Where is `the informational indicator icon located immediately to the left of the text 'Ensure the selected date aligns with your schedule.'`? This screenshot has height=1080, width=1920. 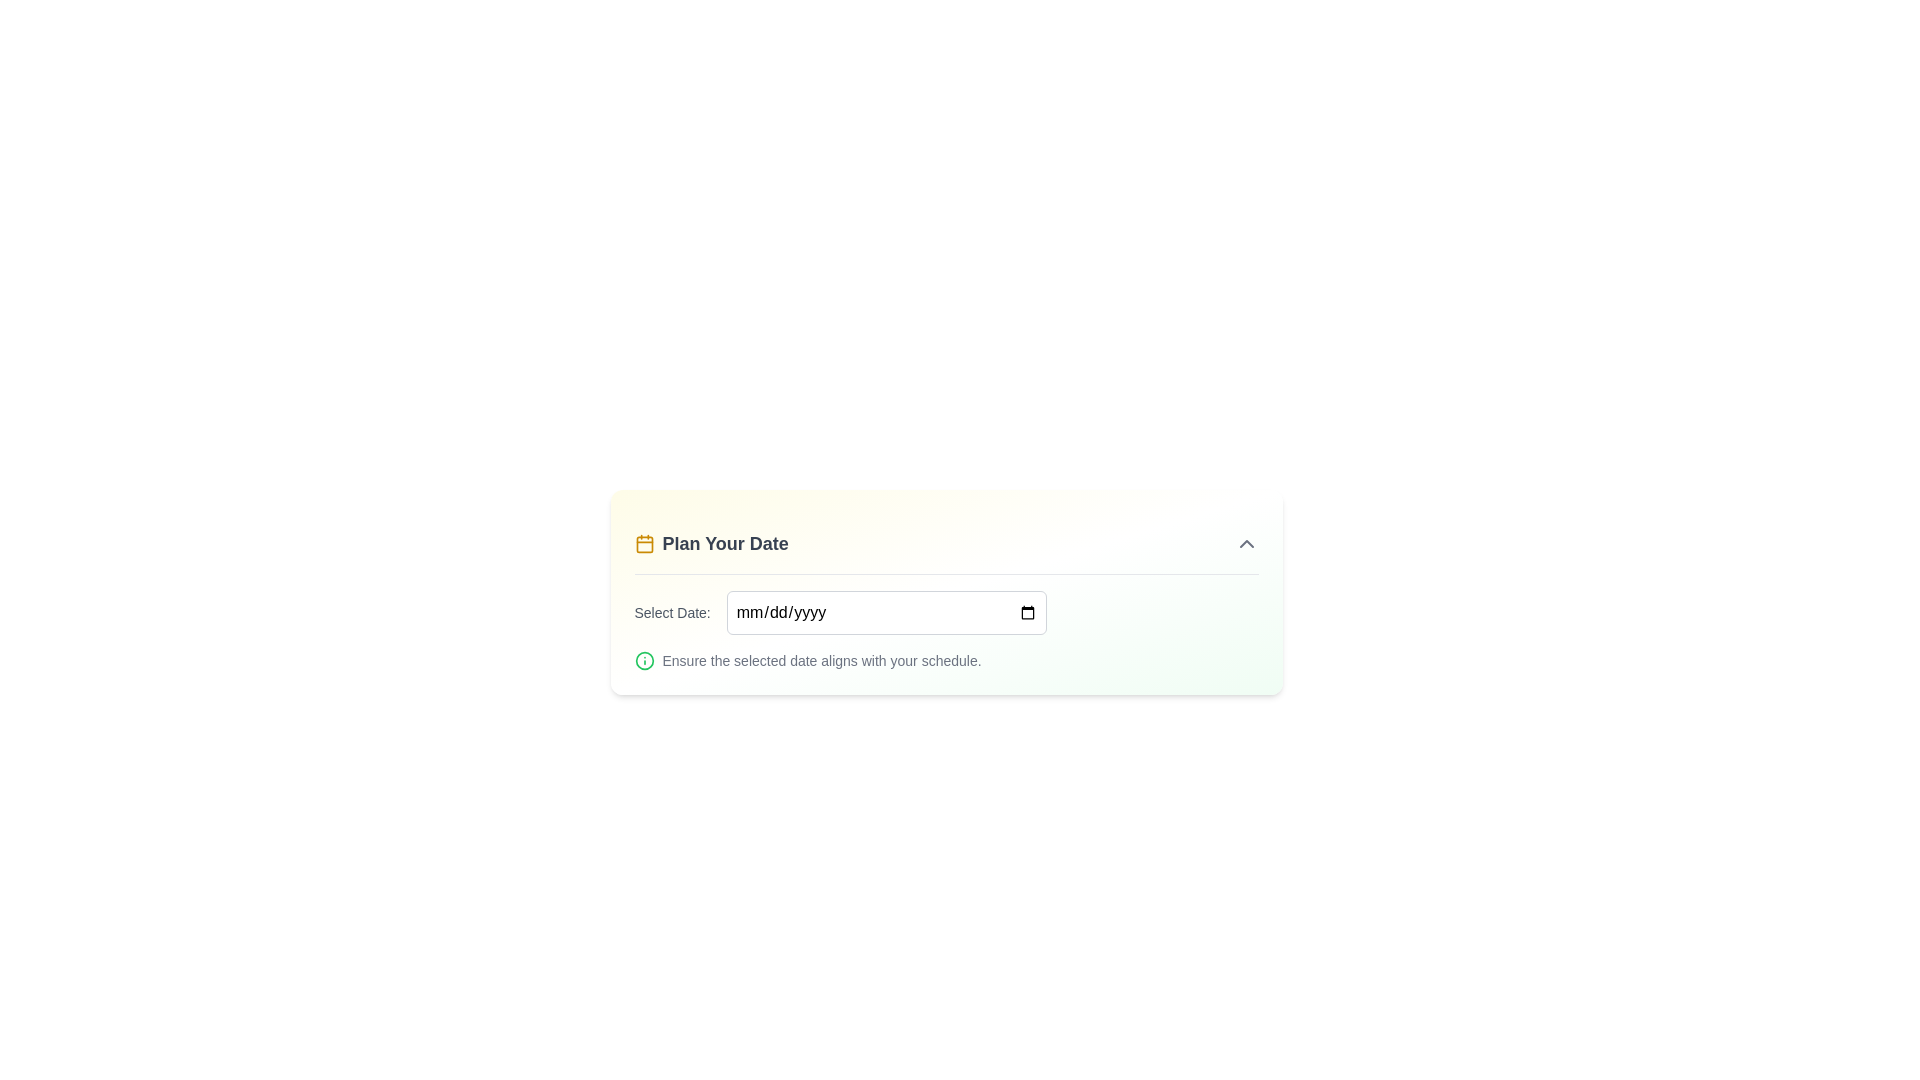
the informational indicator icon located immediately to the left of the text 'Ensure the selected date aligns with your schedule.' is located at coordinates (644, 660).